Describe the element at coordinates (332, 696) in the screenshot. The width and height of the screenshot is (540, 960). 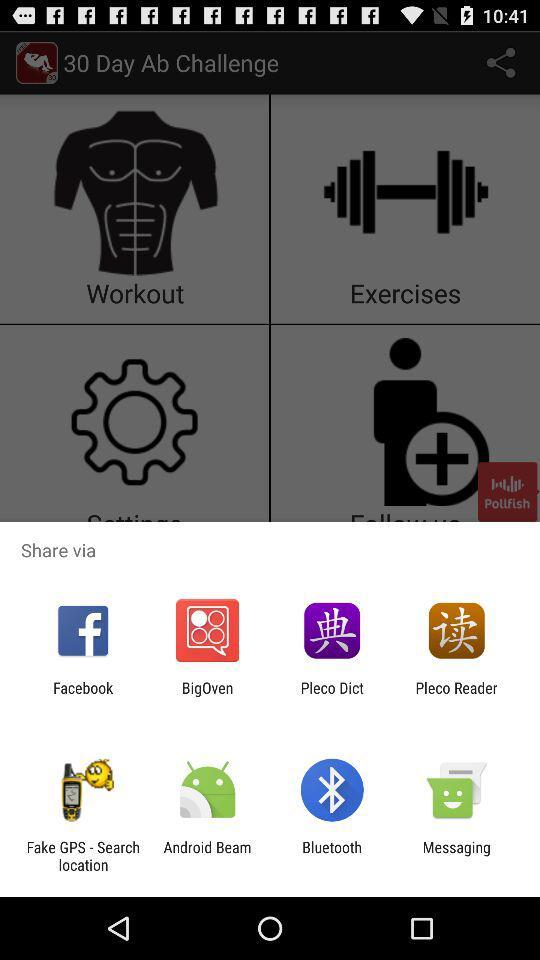
I see `pleco dict icon` at that location.